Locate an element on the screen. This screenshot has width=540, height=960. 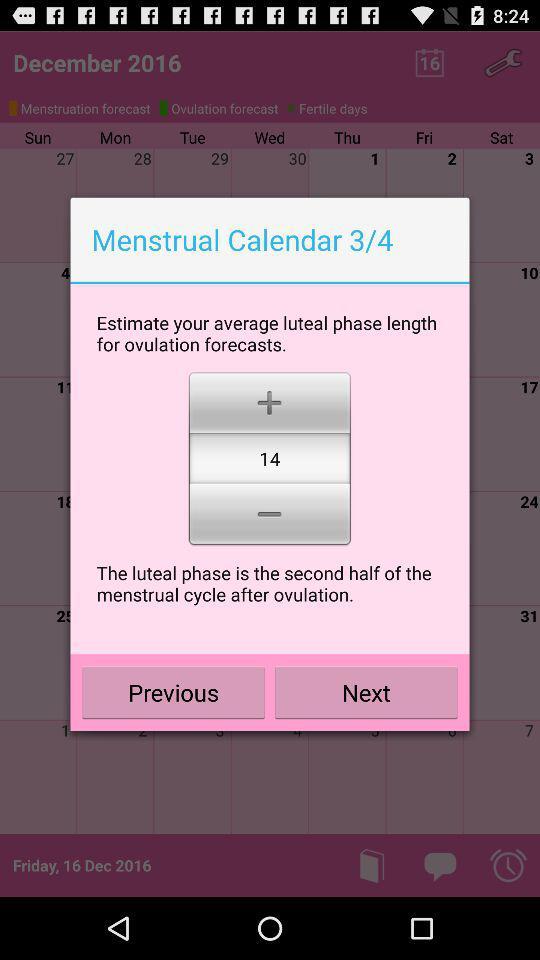
icon next to the next button is located at coordinates (173, 692).